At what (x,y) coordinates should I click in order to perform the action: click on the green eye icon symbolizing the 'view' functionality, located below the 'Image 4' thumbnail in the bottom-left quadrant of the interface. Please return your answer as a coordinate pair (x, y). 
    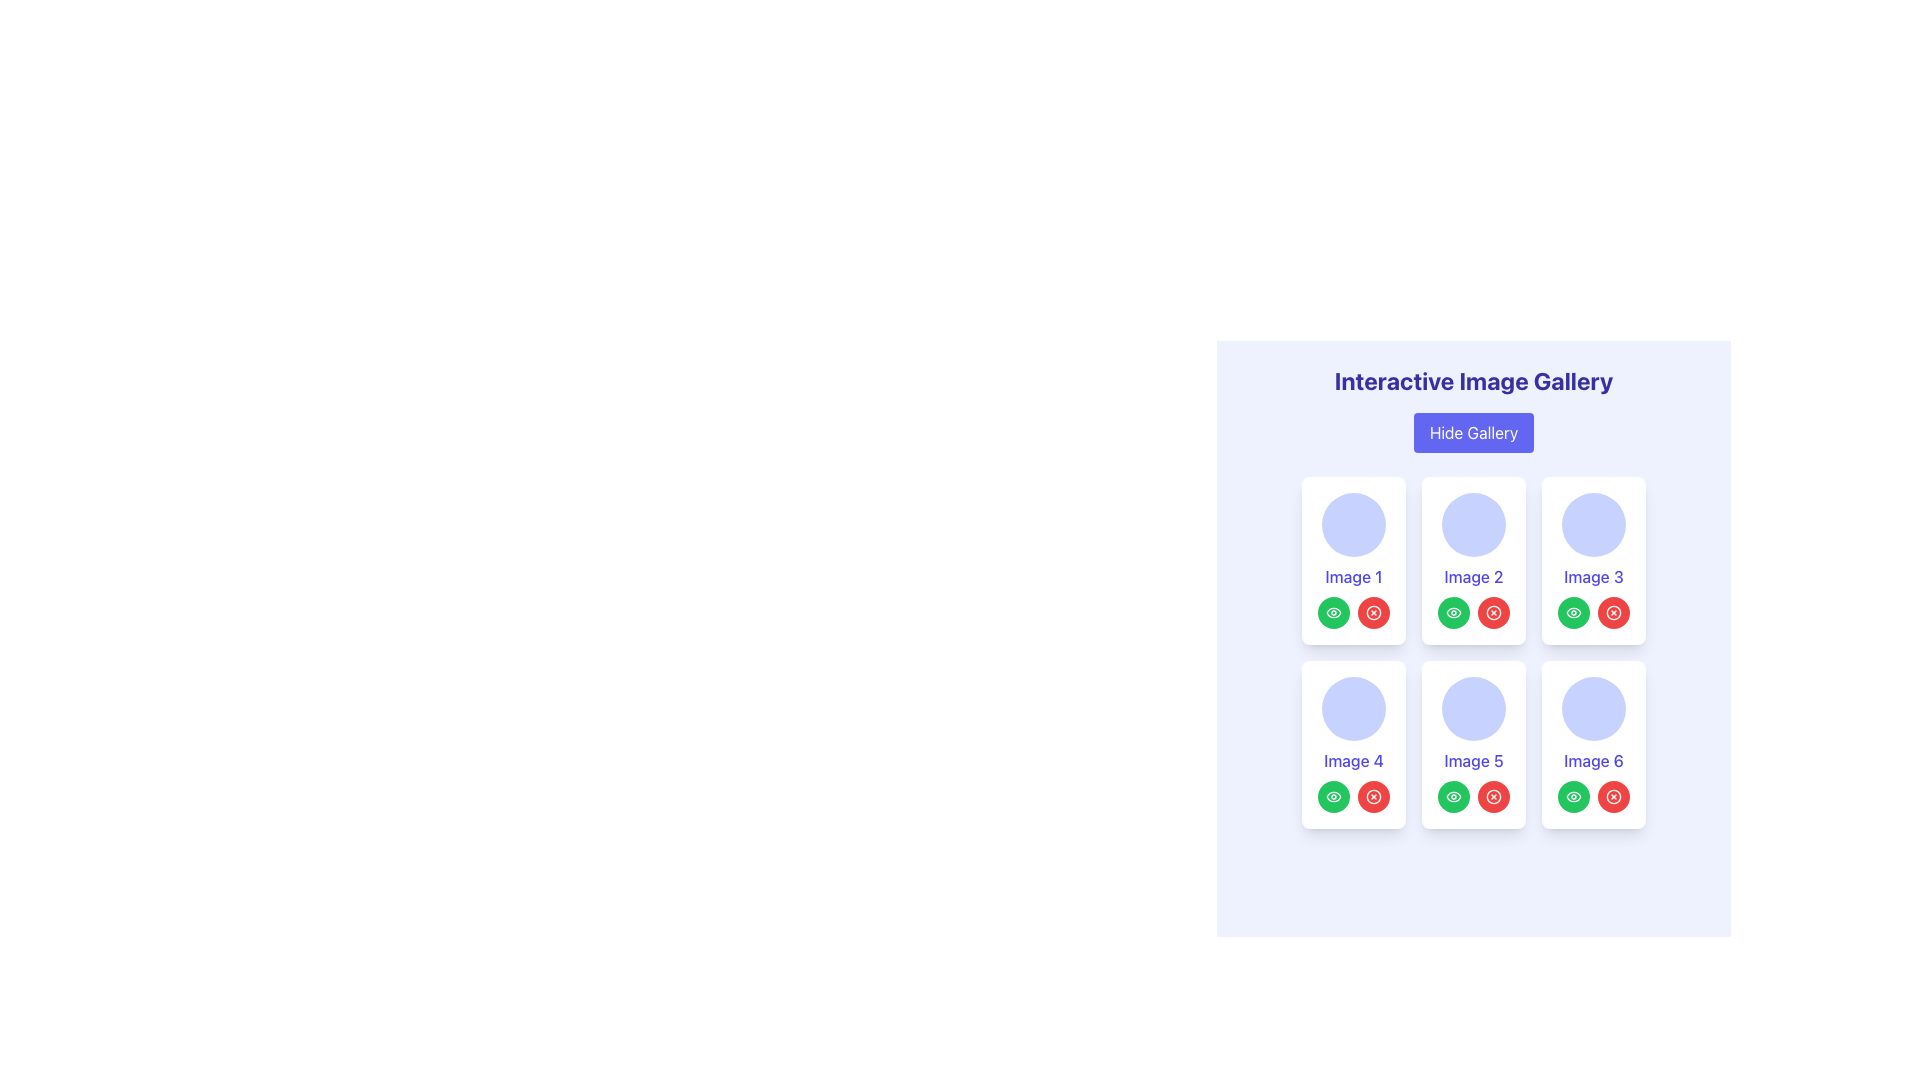
    Looking at the image, I should click on (1334, 796).